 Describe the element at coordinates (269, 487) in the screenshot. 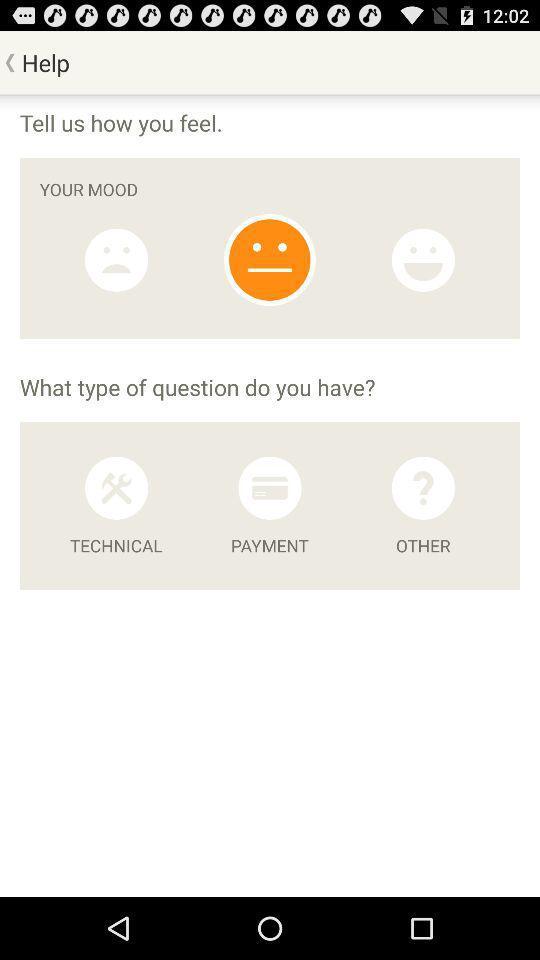

I see `question type payment` at that location.